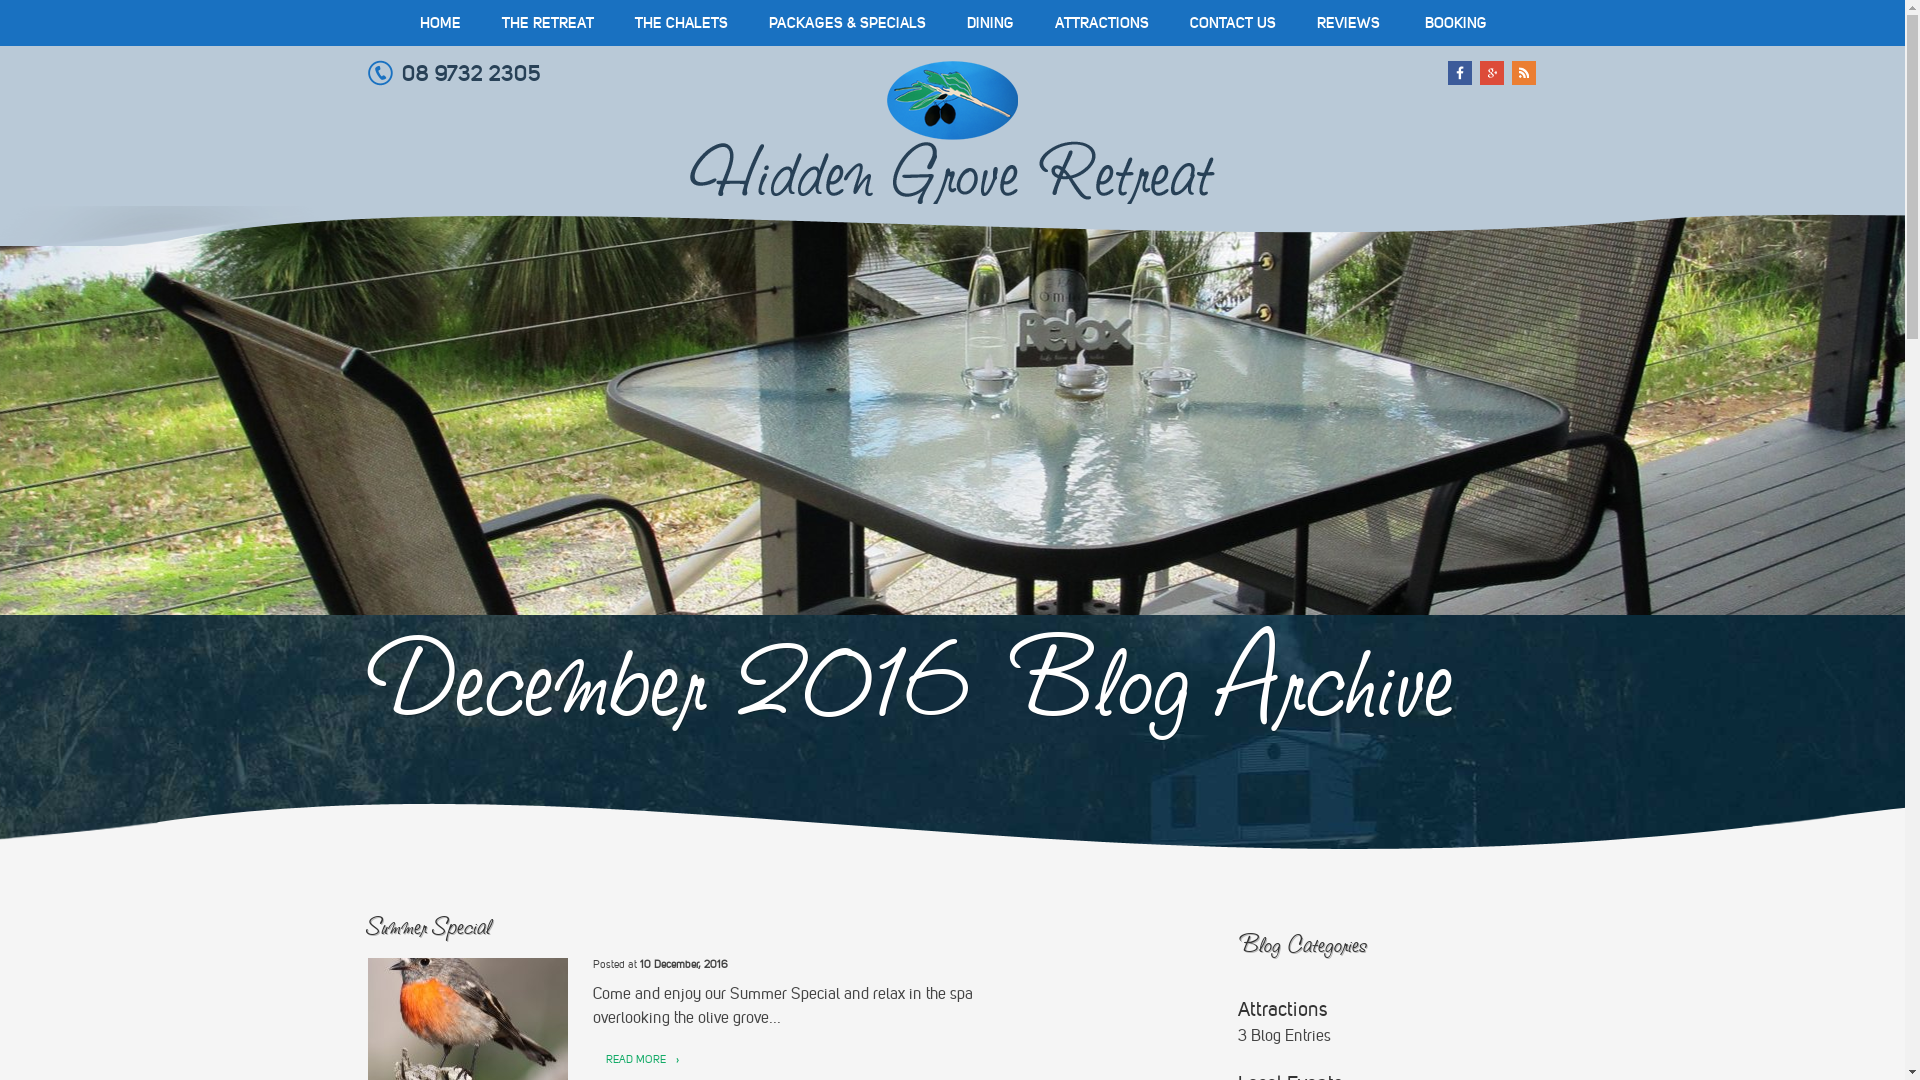 The width and height of the screenshot is (1920, 1080). Describe the element at coordinates (680, 23) in the screenshot. I see `'THE CHALETS'` at that location.